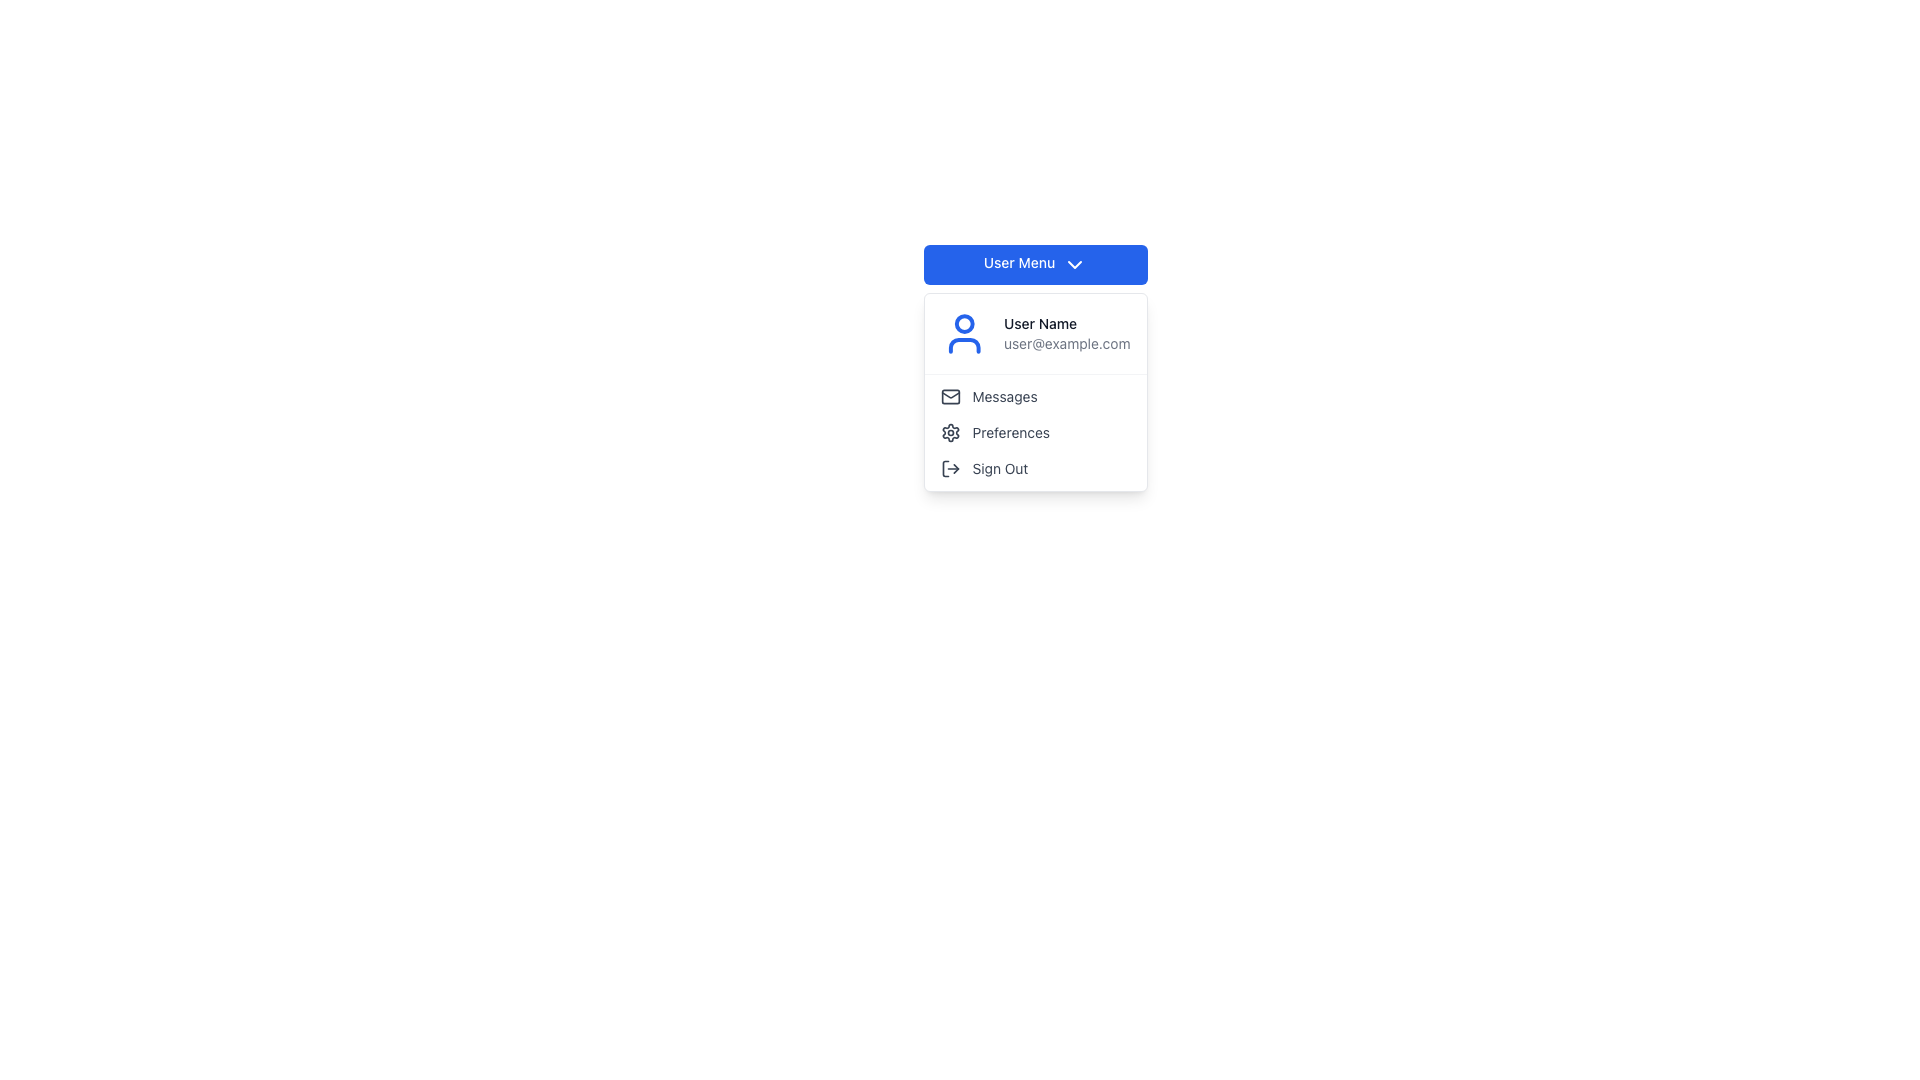  I want to click on the Text Label displaying the name of the currently logged-in user, which is located in the dropdown menu above the email text and to the right of the profile icon, so click(1066, 323).